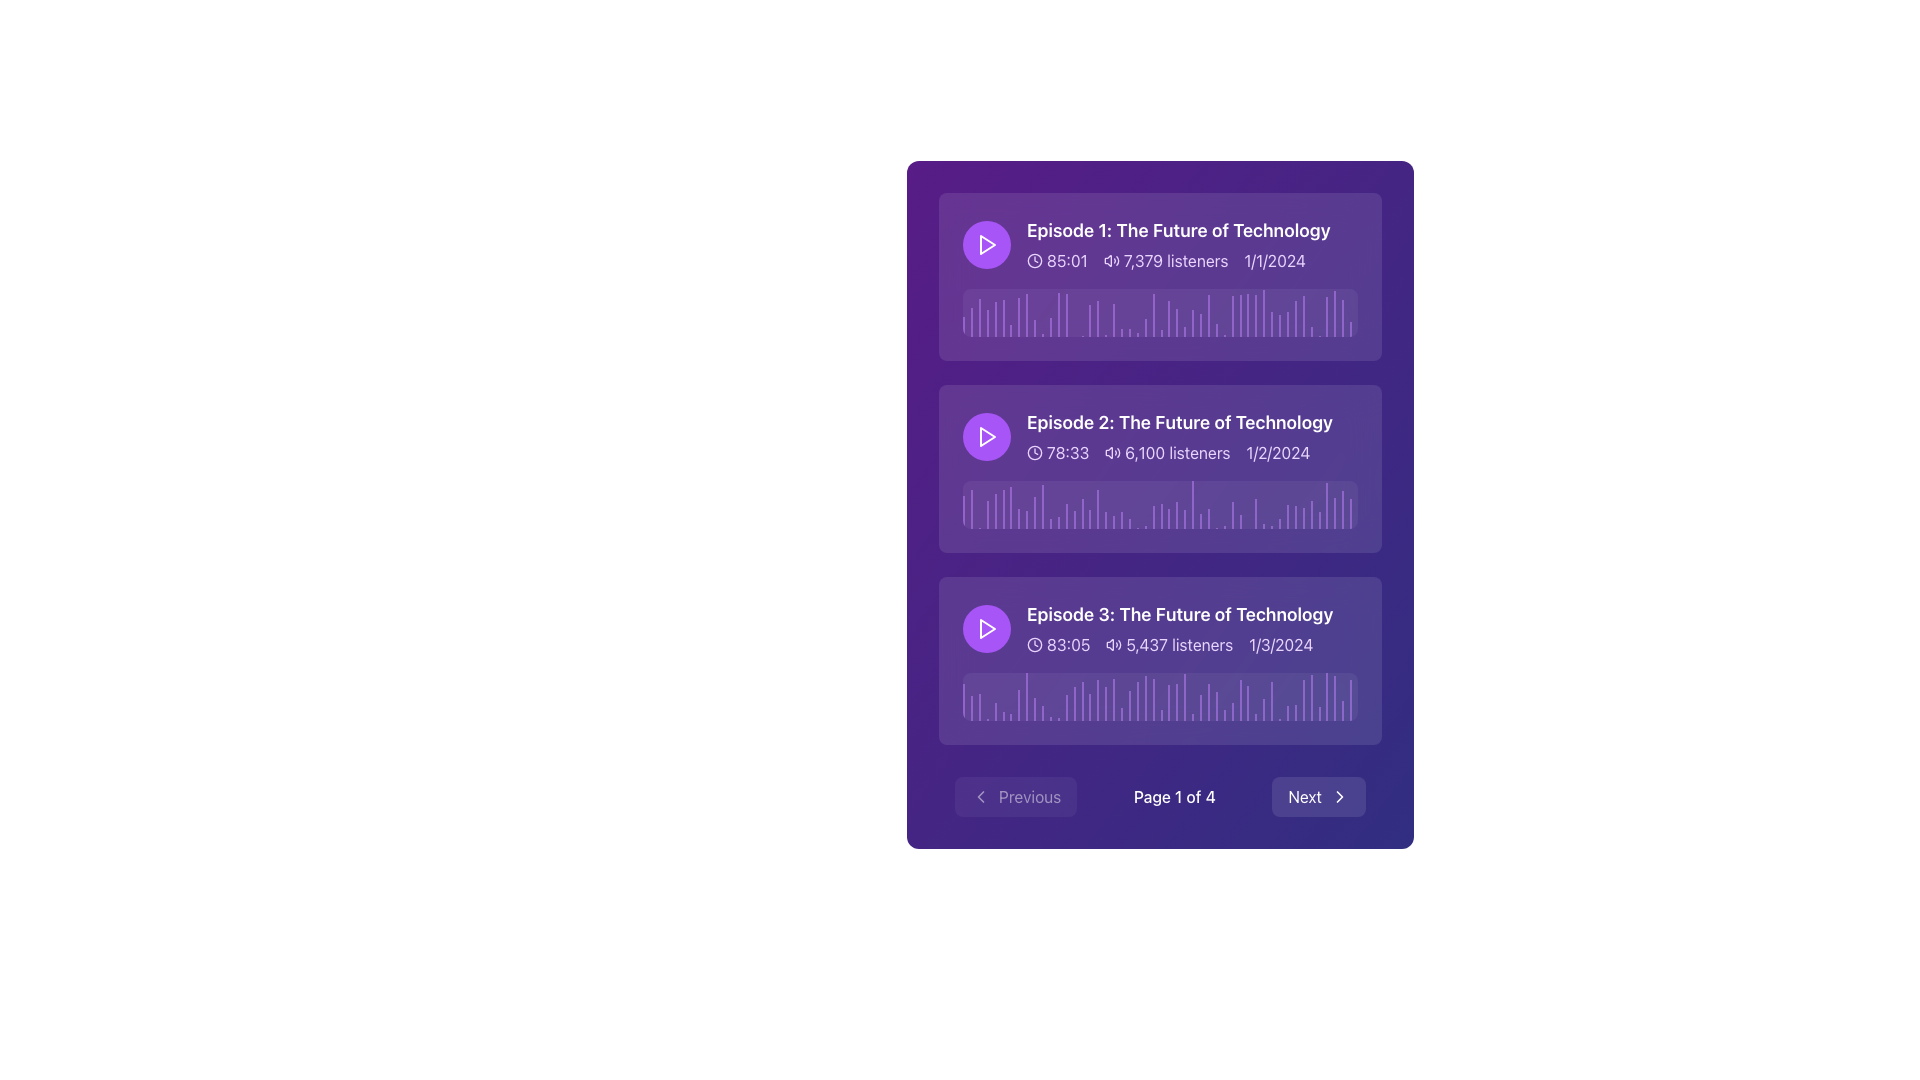 This screenshot has height=1080, width=1920. What do you see at coordinates (1319, 796) in the screenshot?
I see `the 'Next' button, which is a rectangular button with white text on a semi-transparent dark background and a right-pointing chevron icon, located in the bottom-right corner of the navigation bar` at bounding box center [1319, 796].